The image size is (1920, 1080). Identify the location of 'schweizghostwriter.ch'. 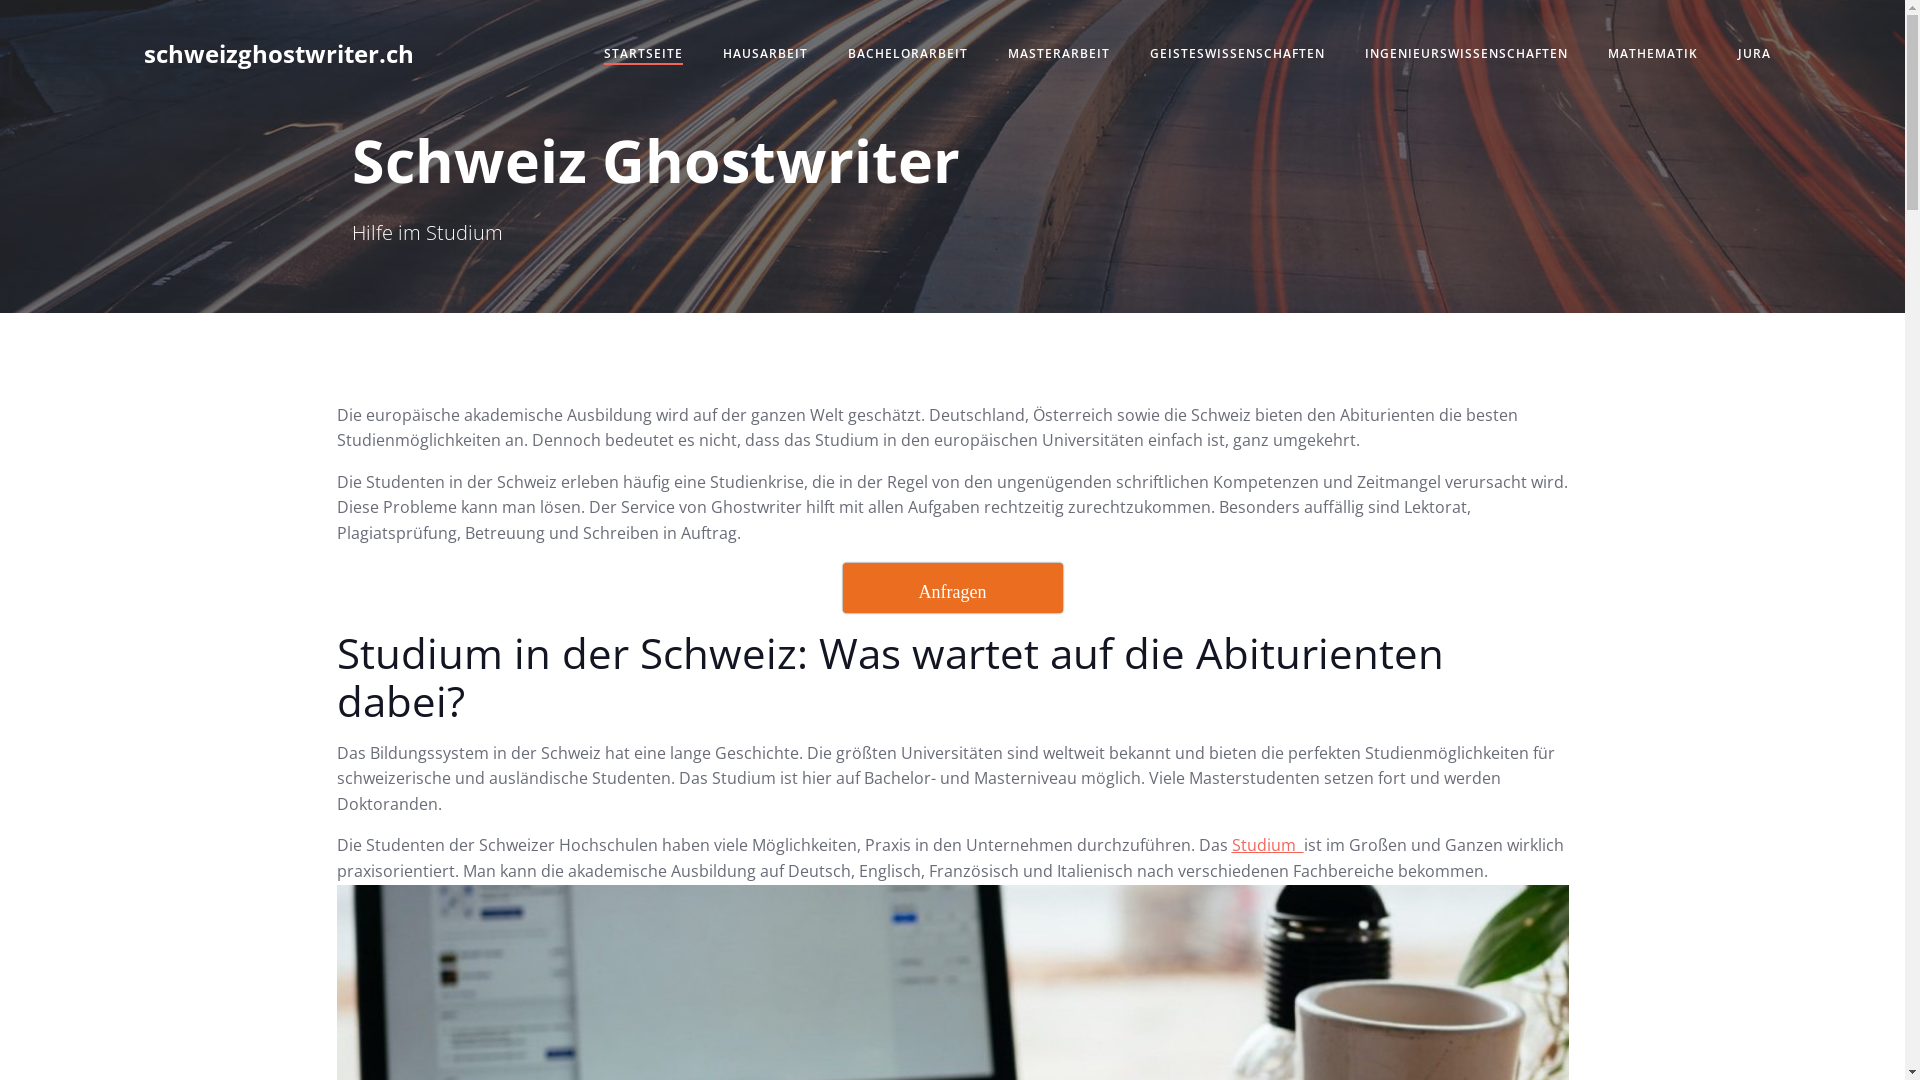
(277, 53).